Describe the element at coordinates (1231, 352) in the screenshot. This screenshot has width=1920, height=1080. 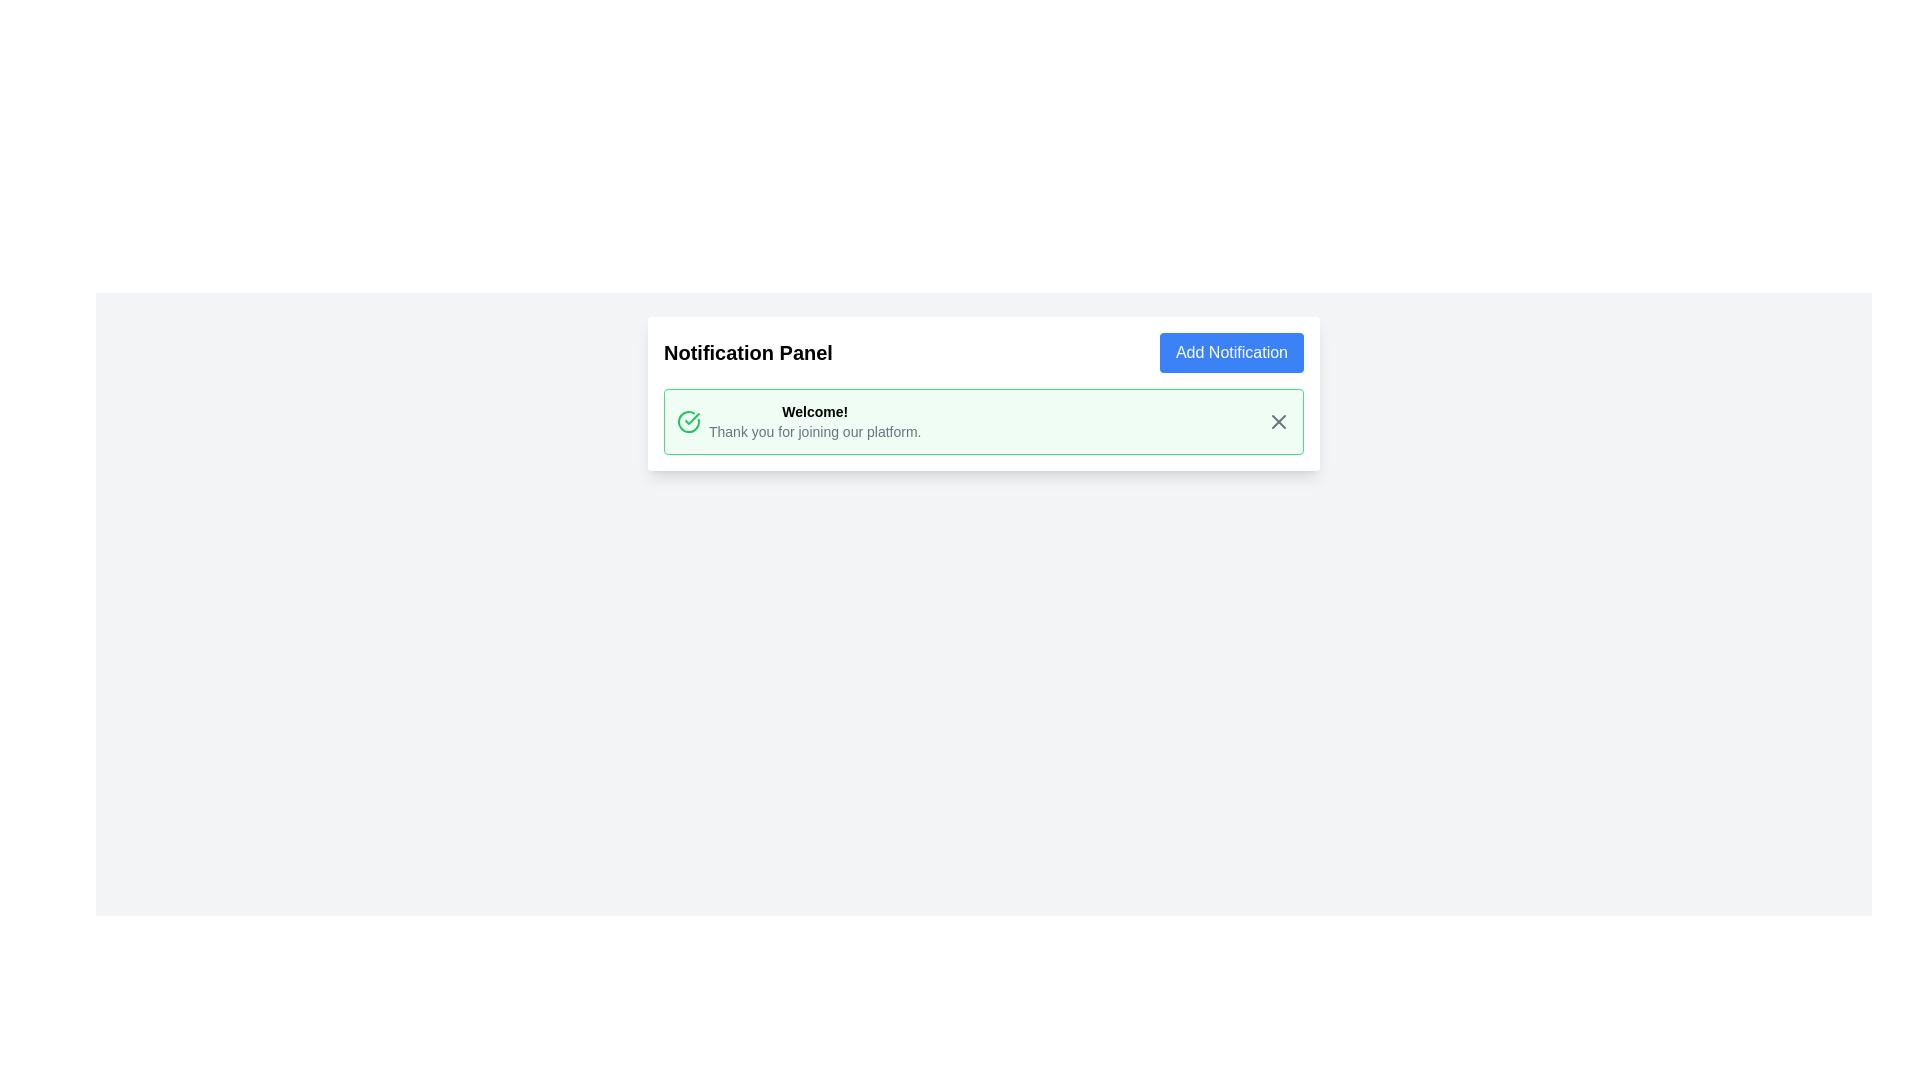
I see `the 'Add Notification' button, which is a rectangular button with a blue background and white text located at the upper-right corner of the 'Notification Panel'` at that location.